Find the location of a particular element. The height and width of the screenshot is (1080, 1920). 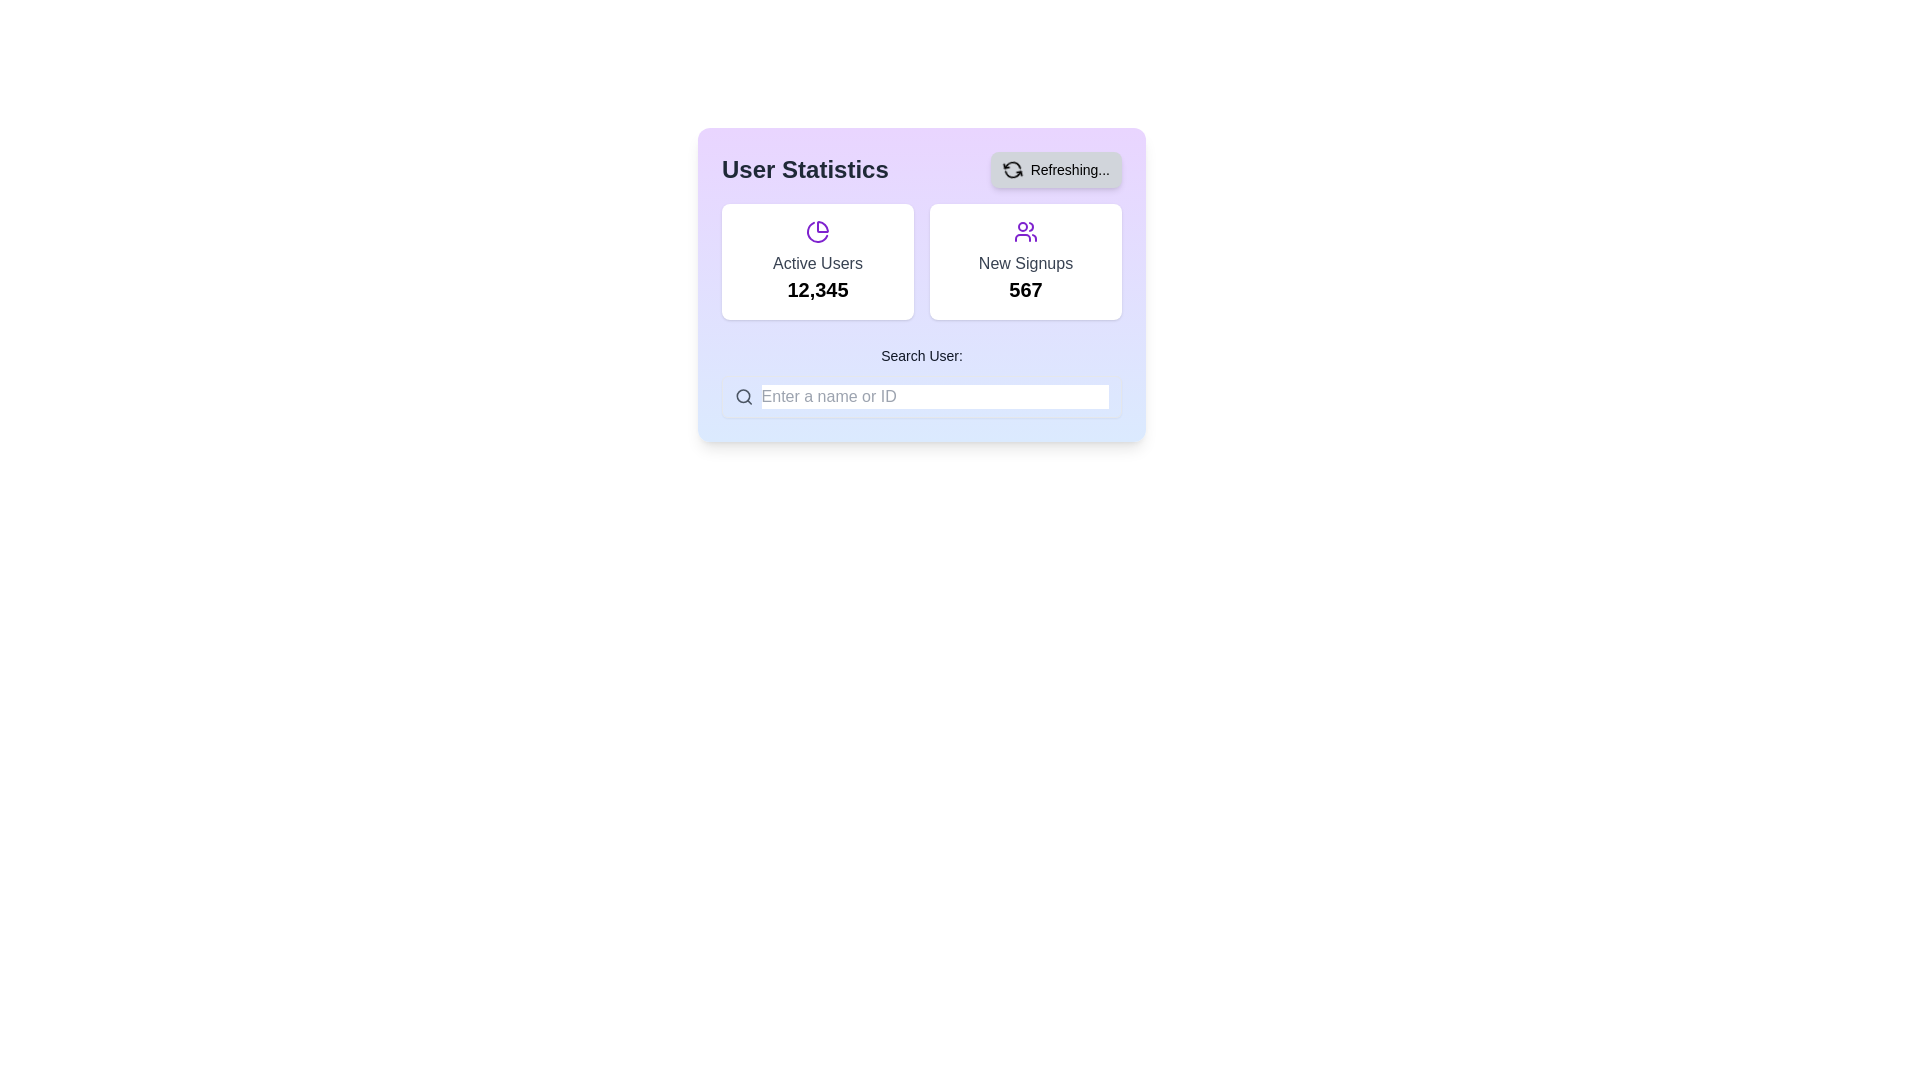

the pie chart icon located in the 'Active Users' card, which is centrally positioned above the text 'Active Users' and the number '12,345' is located at coordinates (817, 230).